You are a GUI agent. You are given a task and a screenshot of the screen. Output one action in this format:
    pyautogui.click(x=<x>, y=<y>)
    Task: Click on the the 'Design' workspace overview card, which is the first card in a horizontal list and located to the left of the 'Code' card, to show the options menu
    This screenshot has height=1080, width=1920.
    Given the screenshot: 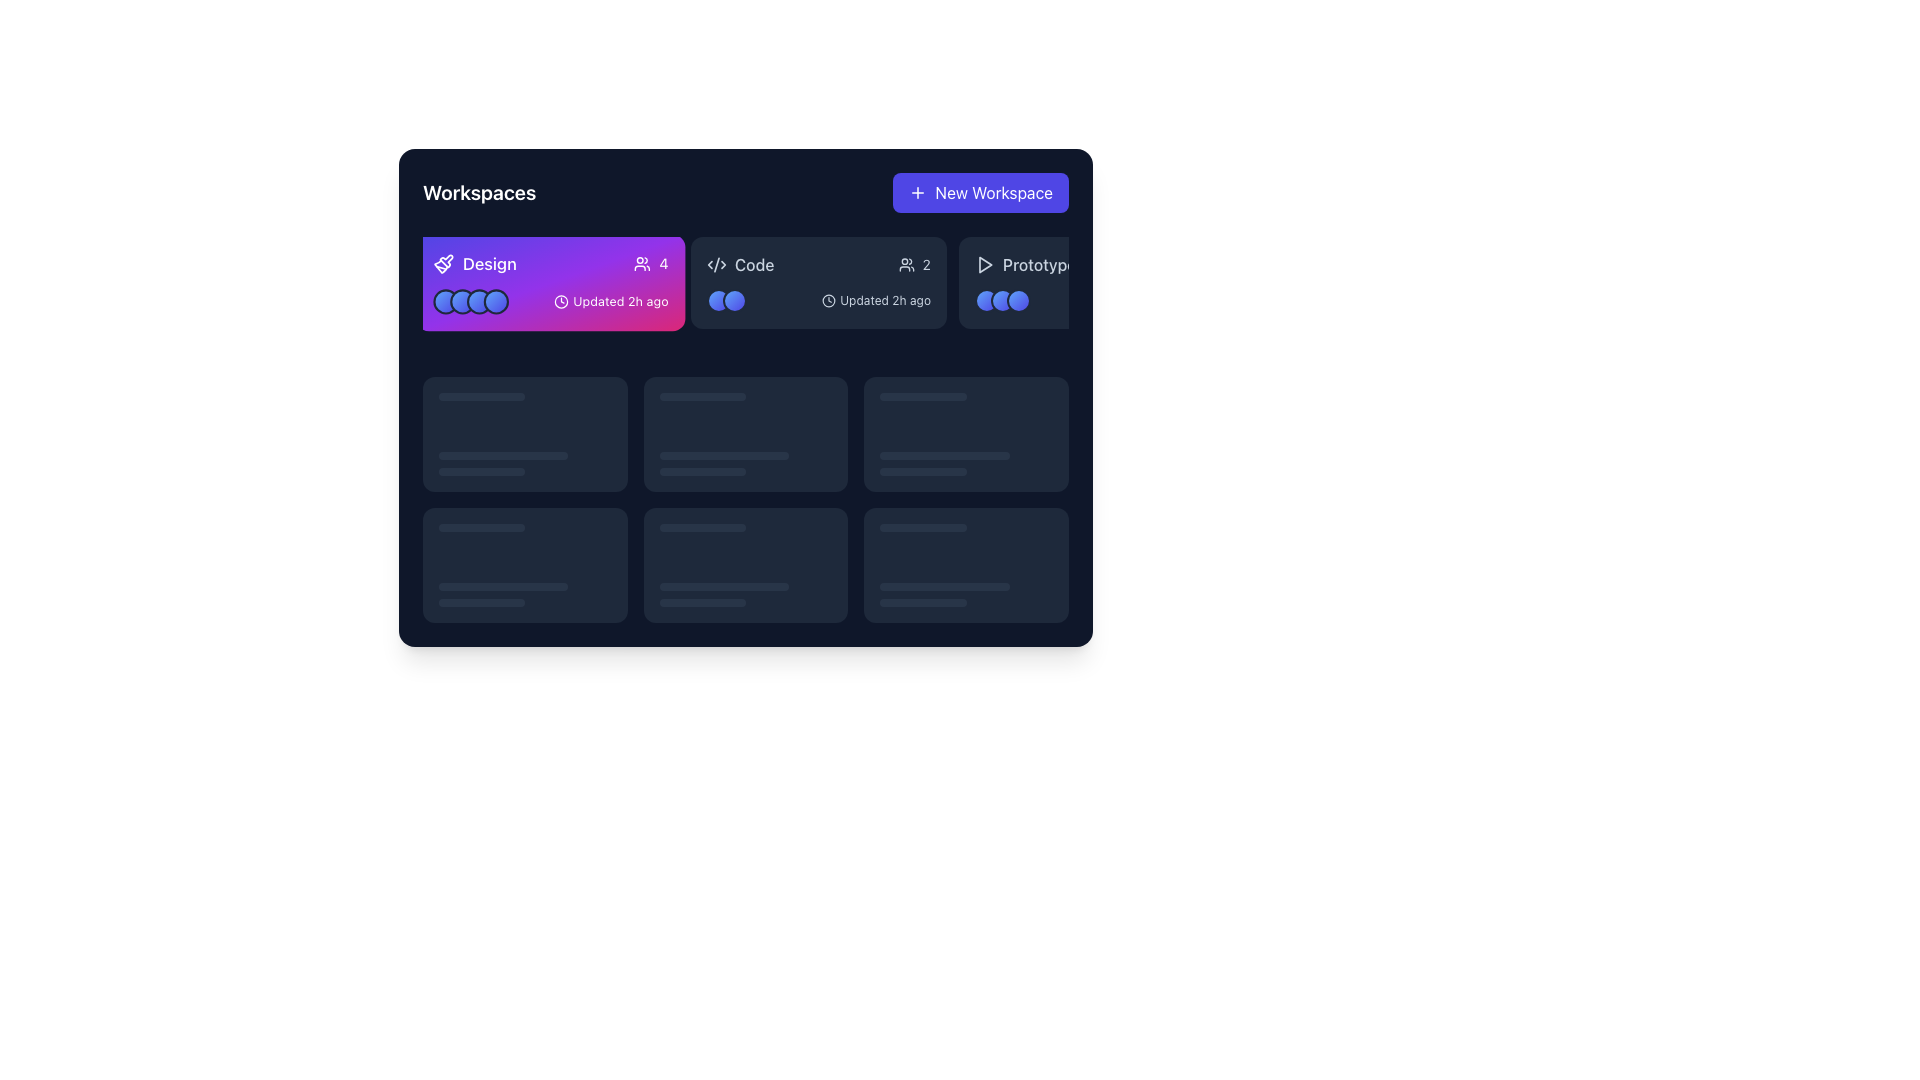 What is the action you would take?
    pyautogui.click(x=551, y=282)
    